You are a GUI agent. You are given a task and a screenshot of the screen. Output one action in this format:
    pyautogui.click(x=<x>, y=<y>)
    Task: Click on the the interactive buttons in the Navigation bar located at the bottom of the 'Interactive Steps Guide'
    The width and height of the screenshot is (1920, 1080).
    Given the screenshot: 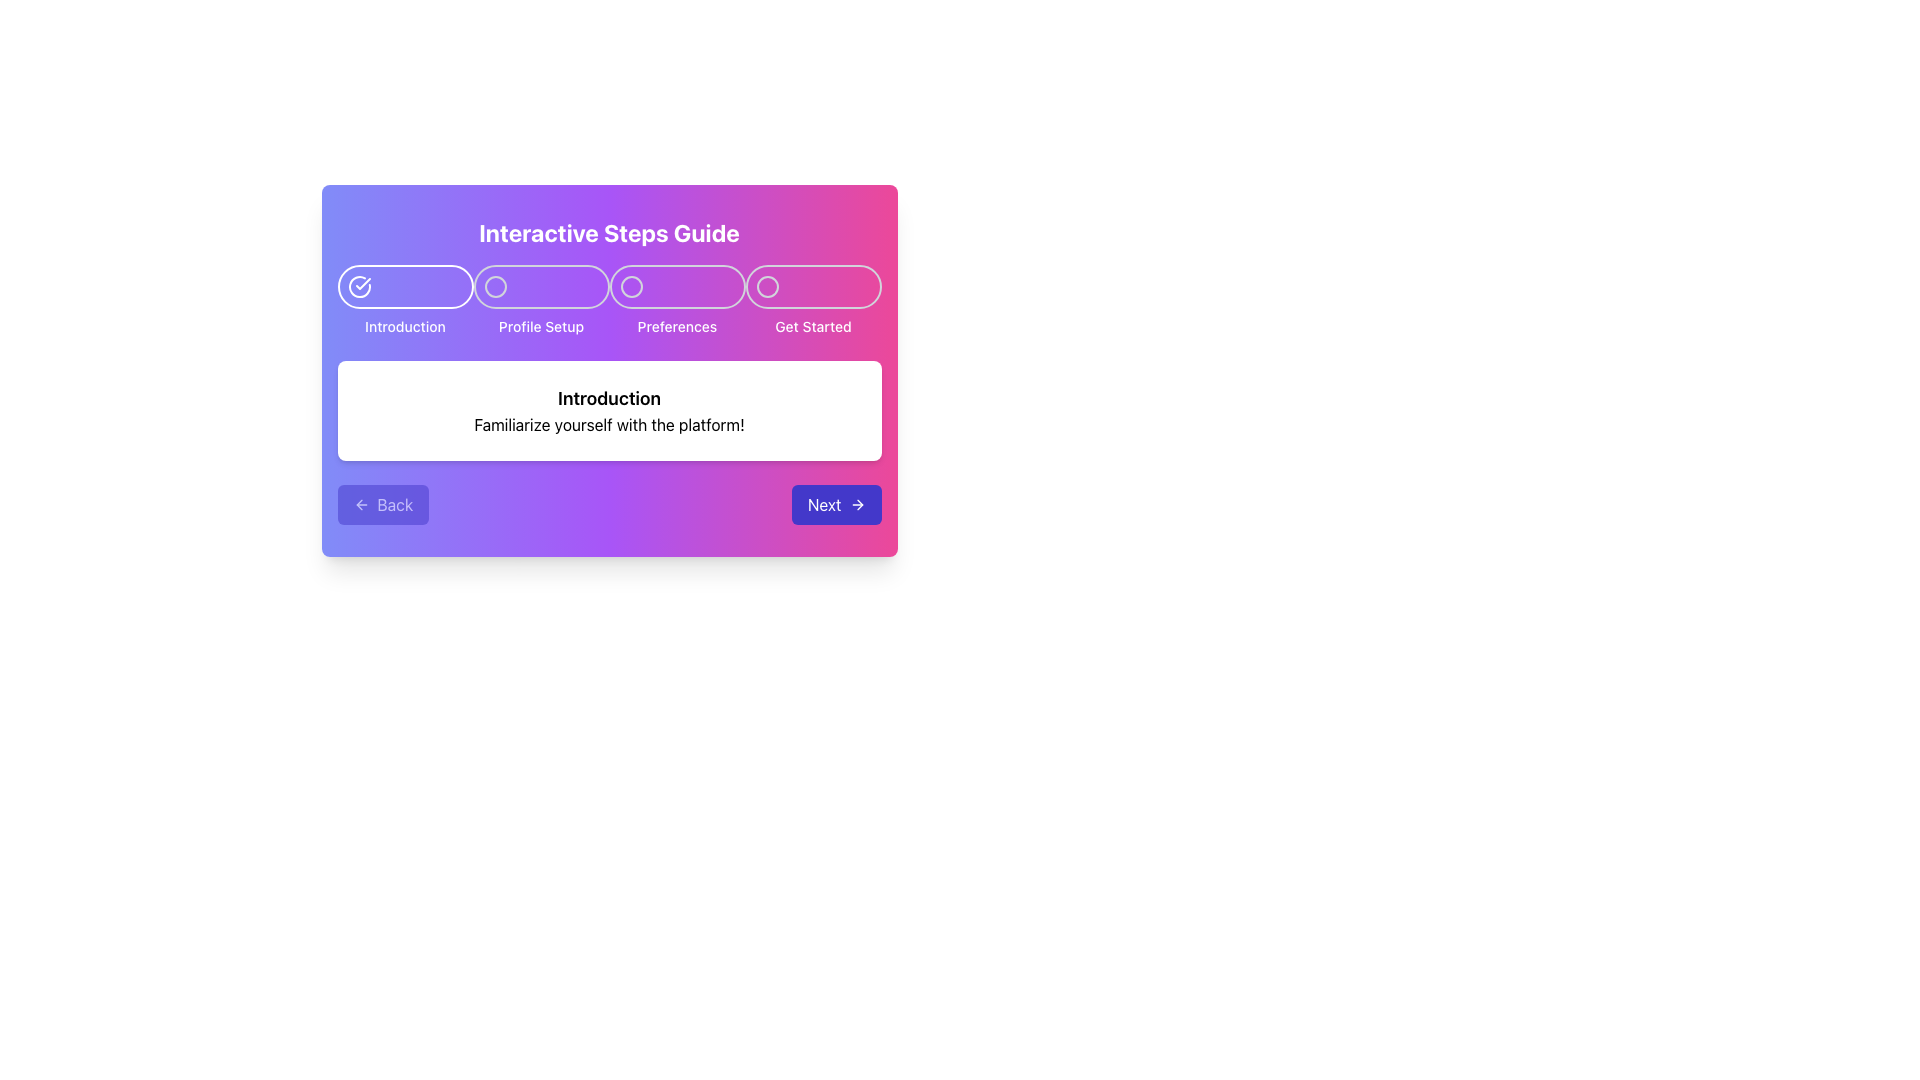 What is the action you would take?
    pyautogui.click(x=608, y=504)
    